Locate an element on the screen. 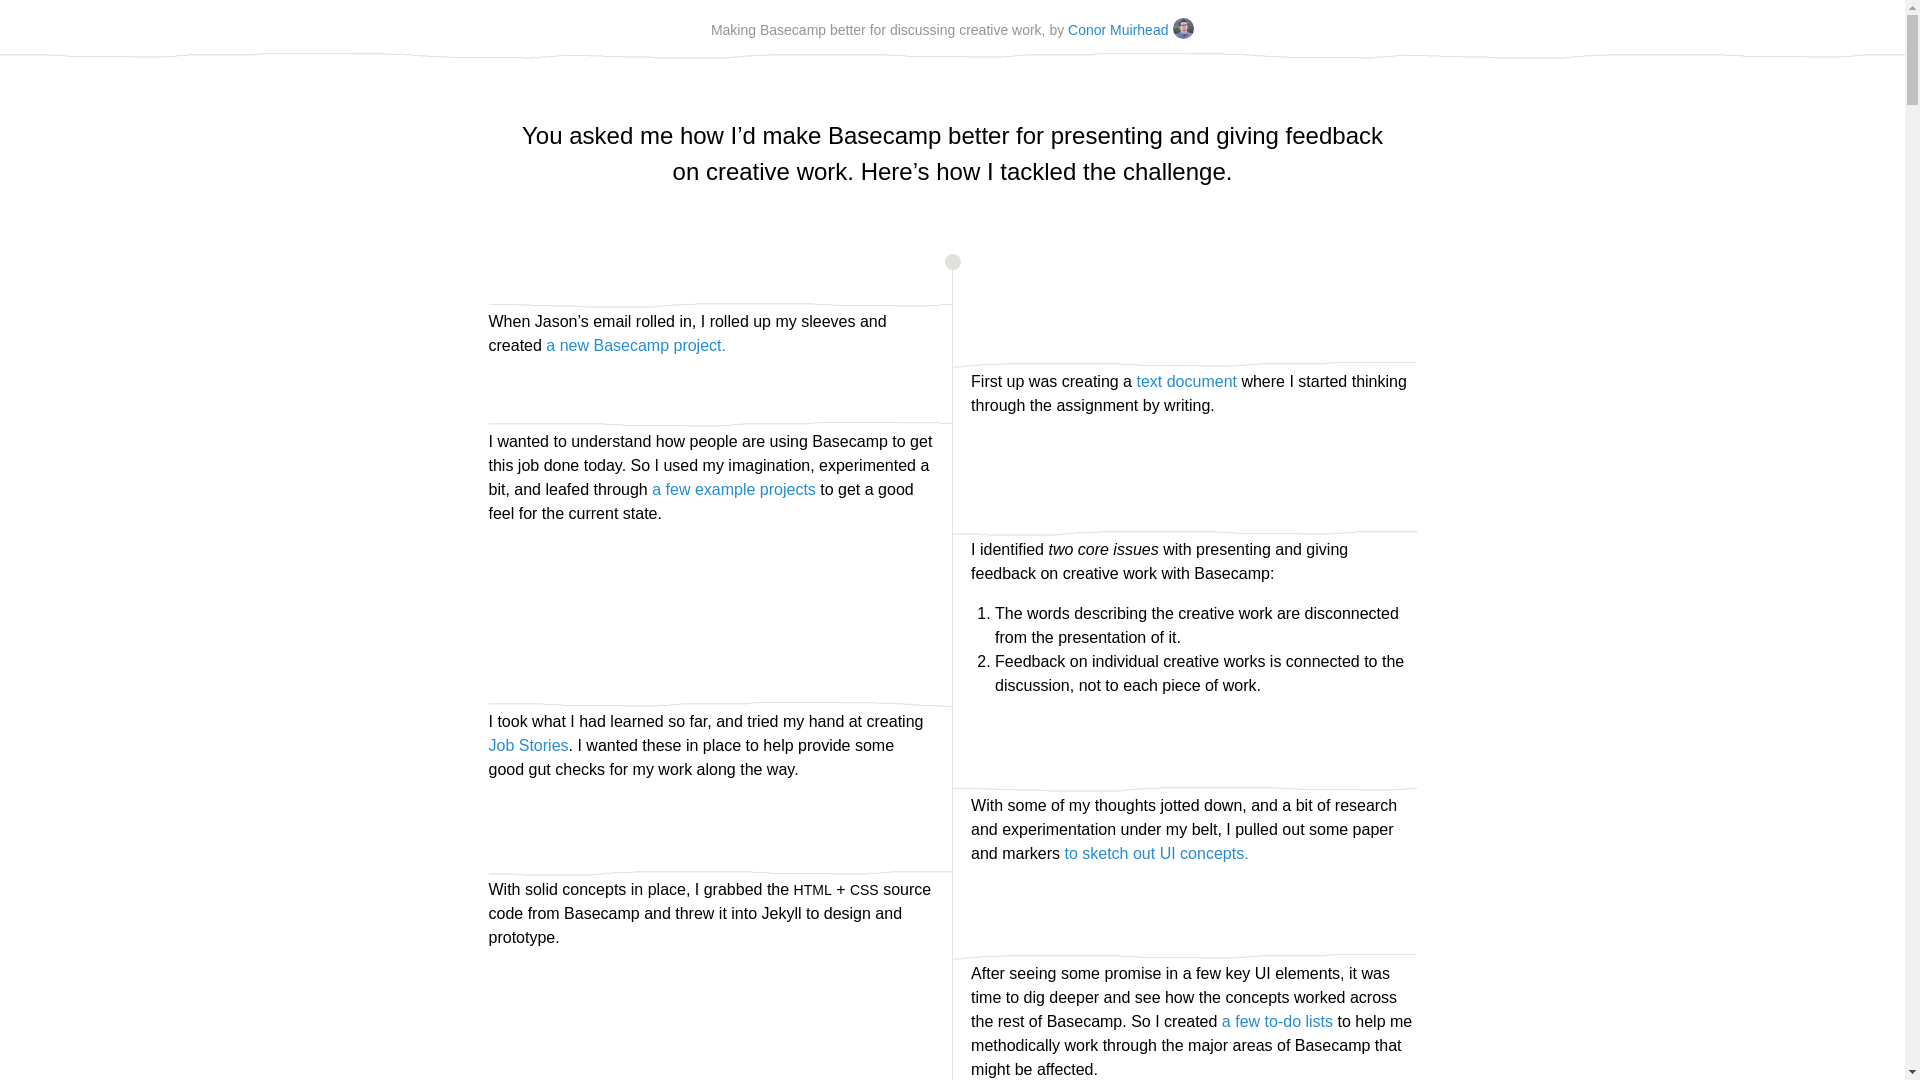  'to-do' is located at coordinates (1264, 1021).